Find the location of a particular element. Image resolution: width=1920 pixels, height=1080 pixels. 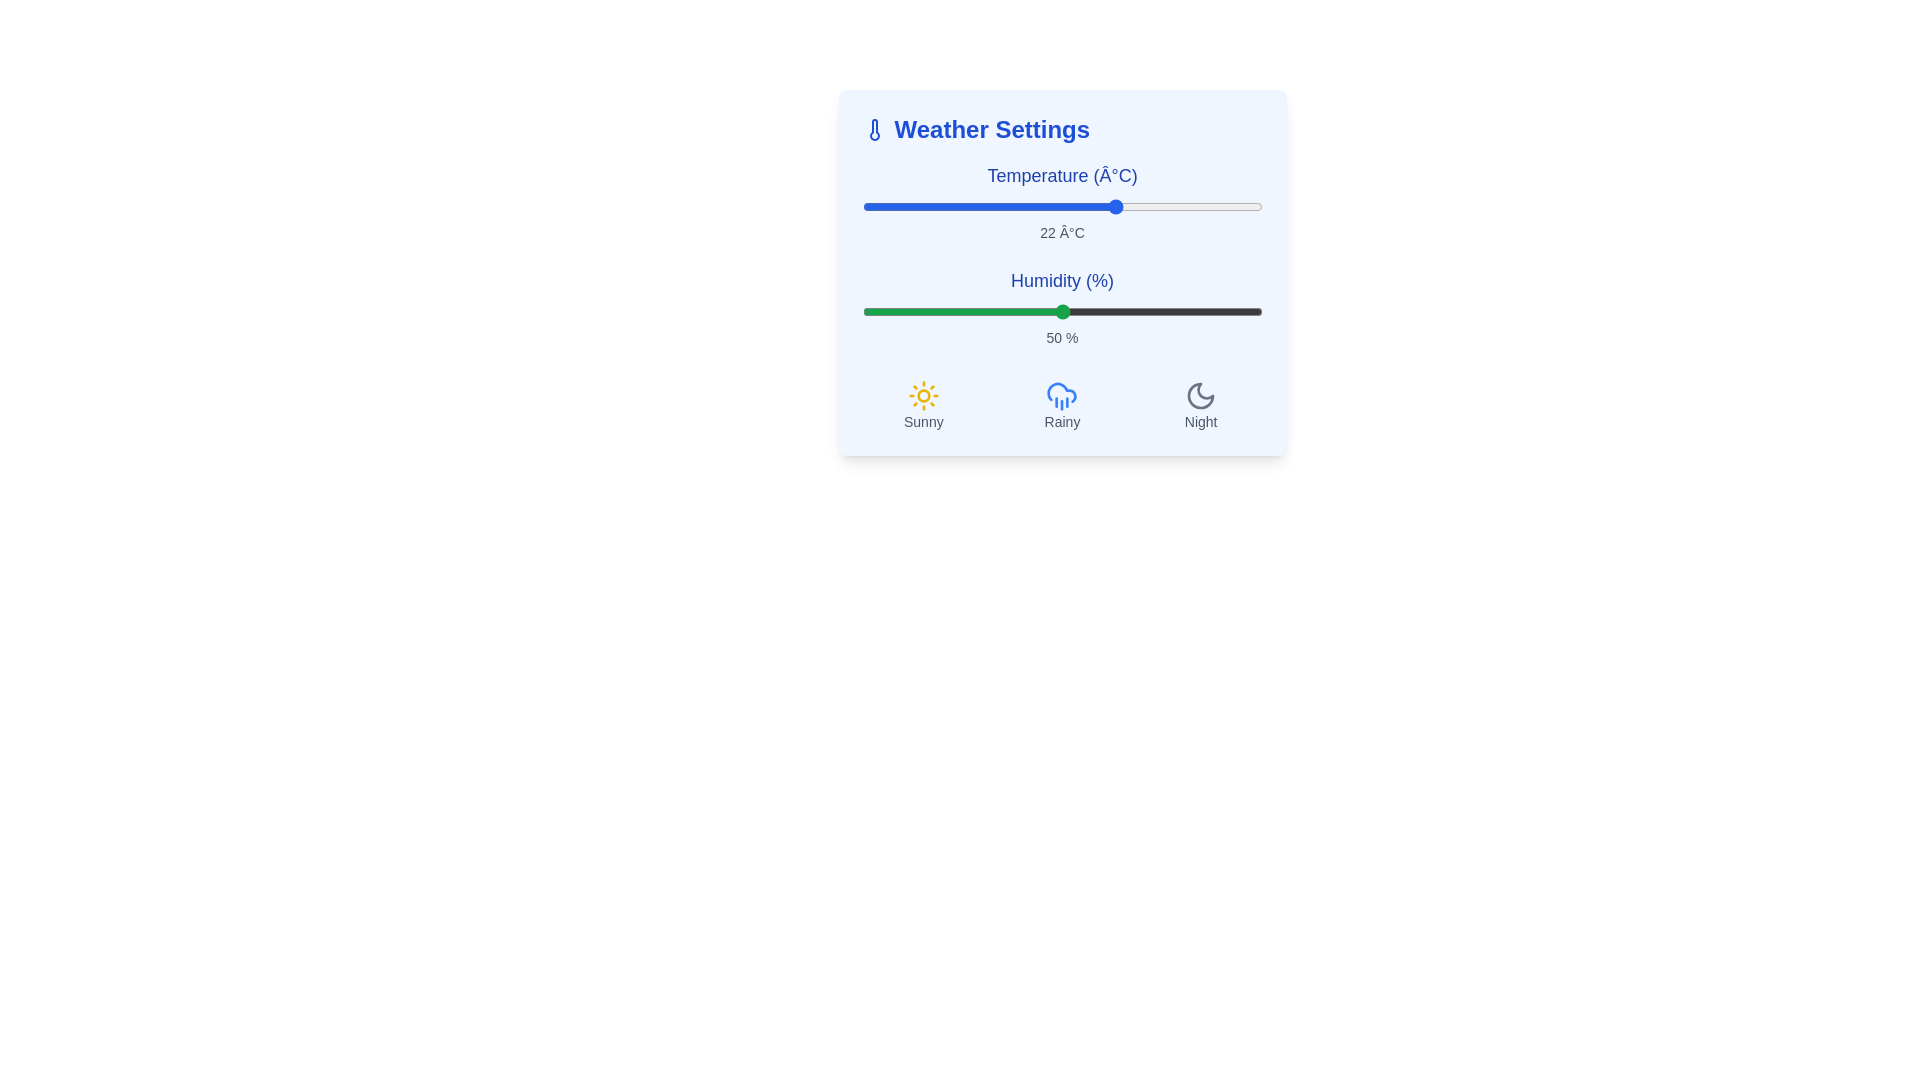

the temperature is located at coordinates (1150, 207).